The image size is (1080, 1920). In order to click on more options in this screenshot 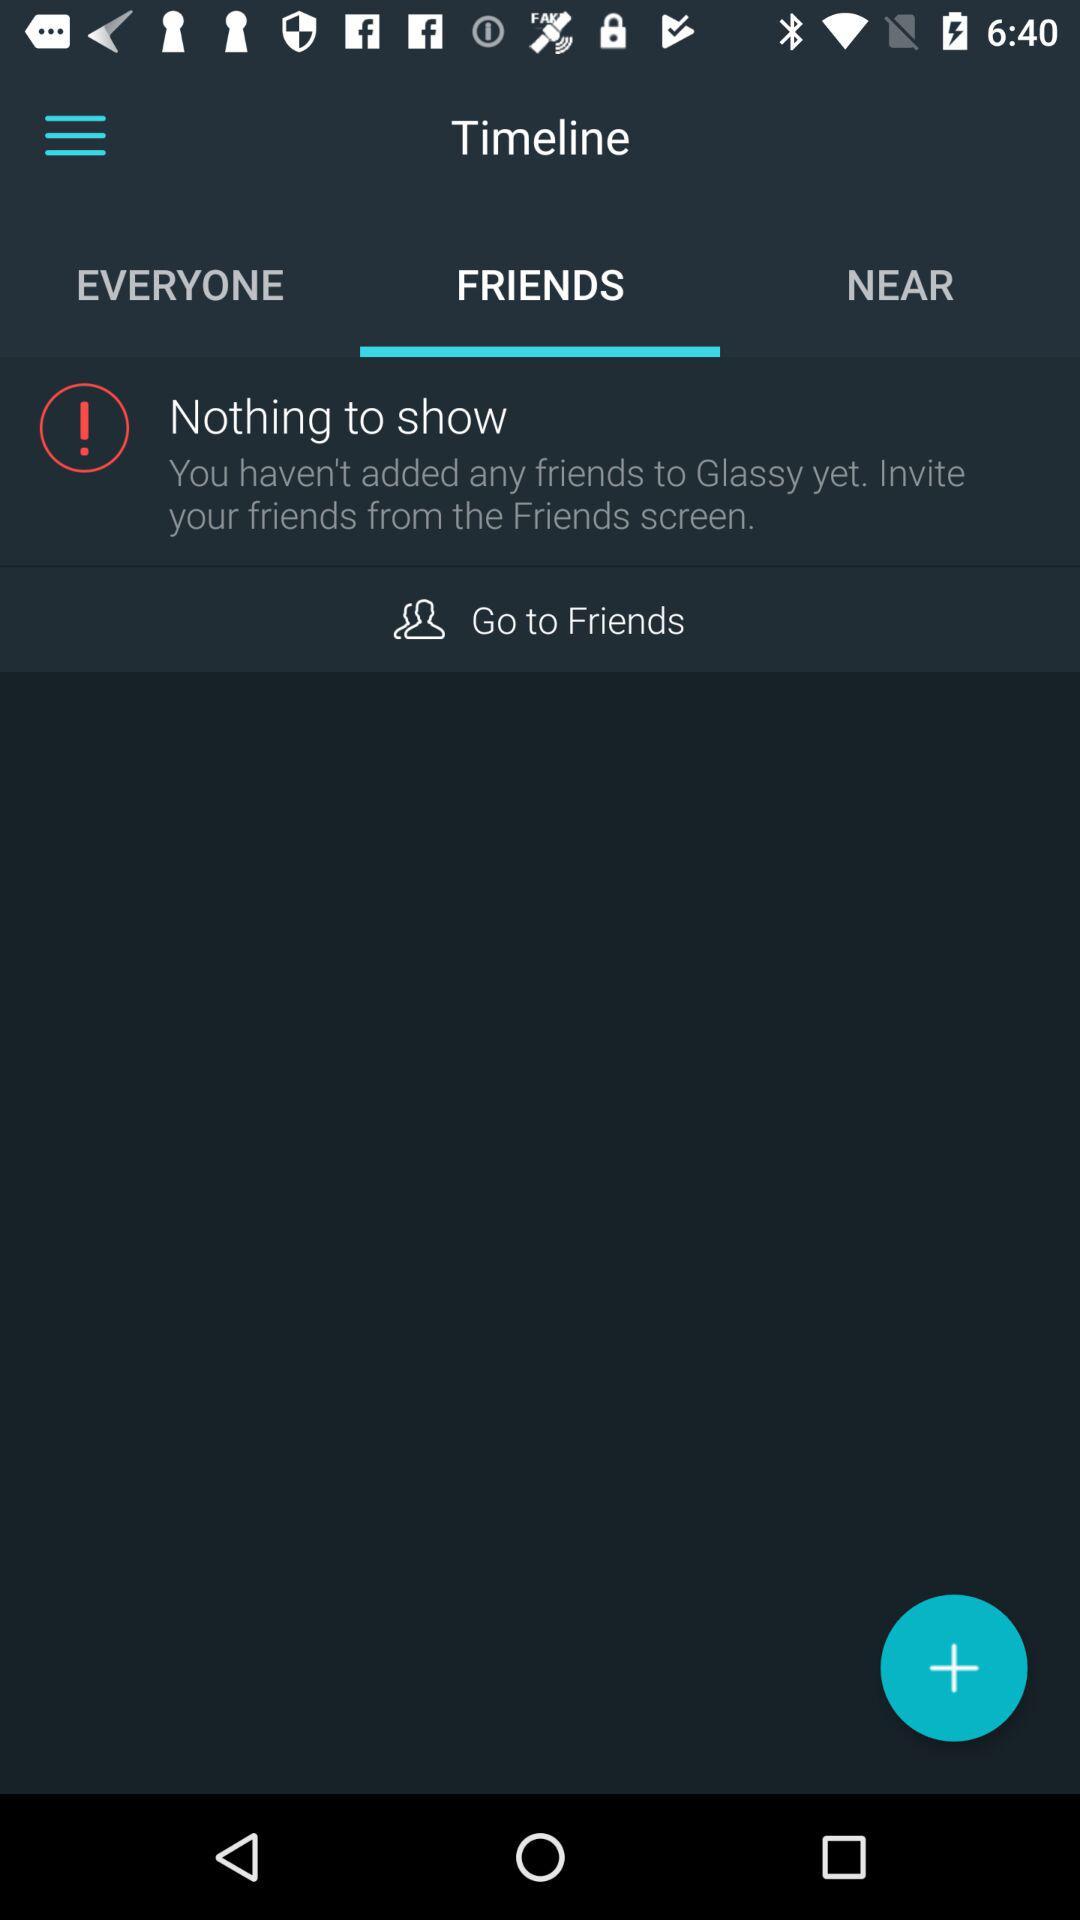, I will do `click(74, 135)`.